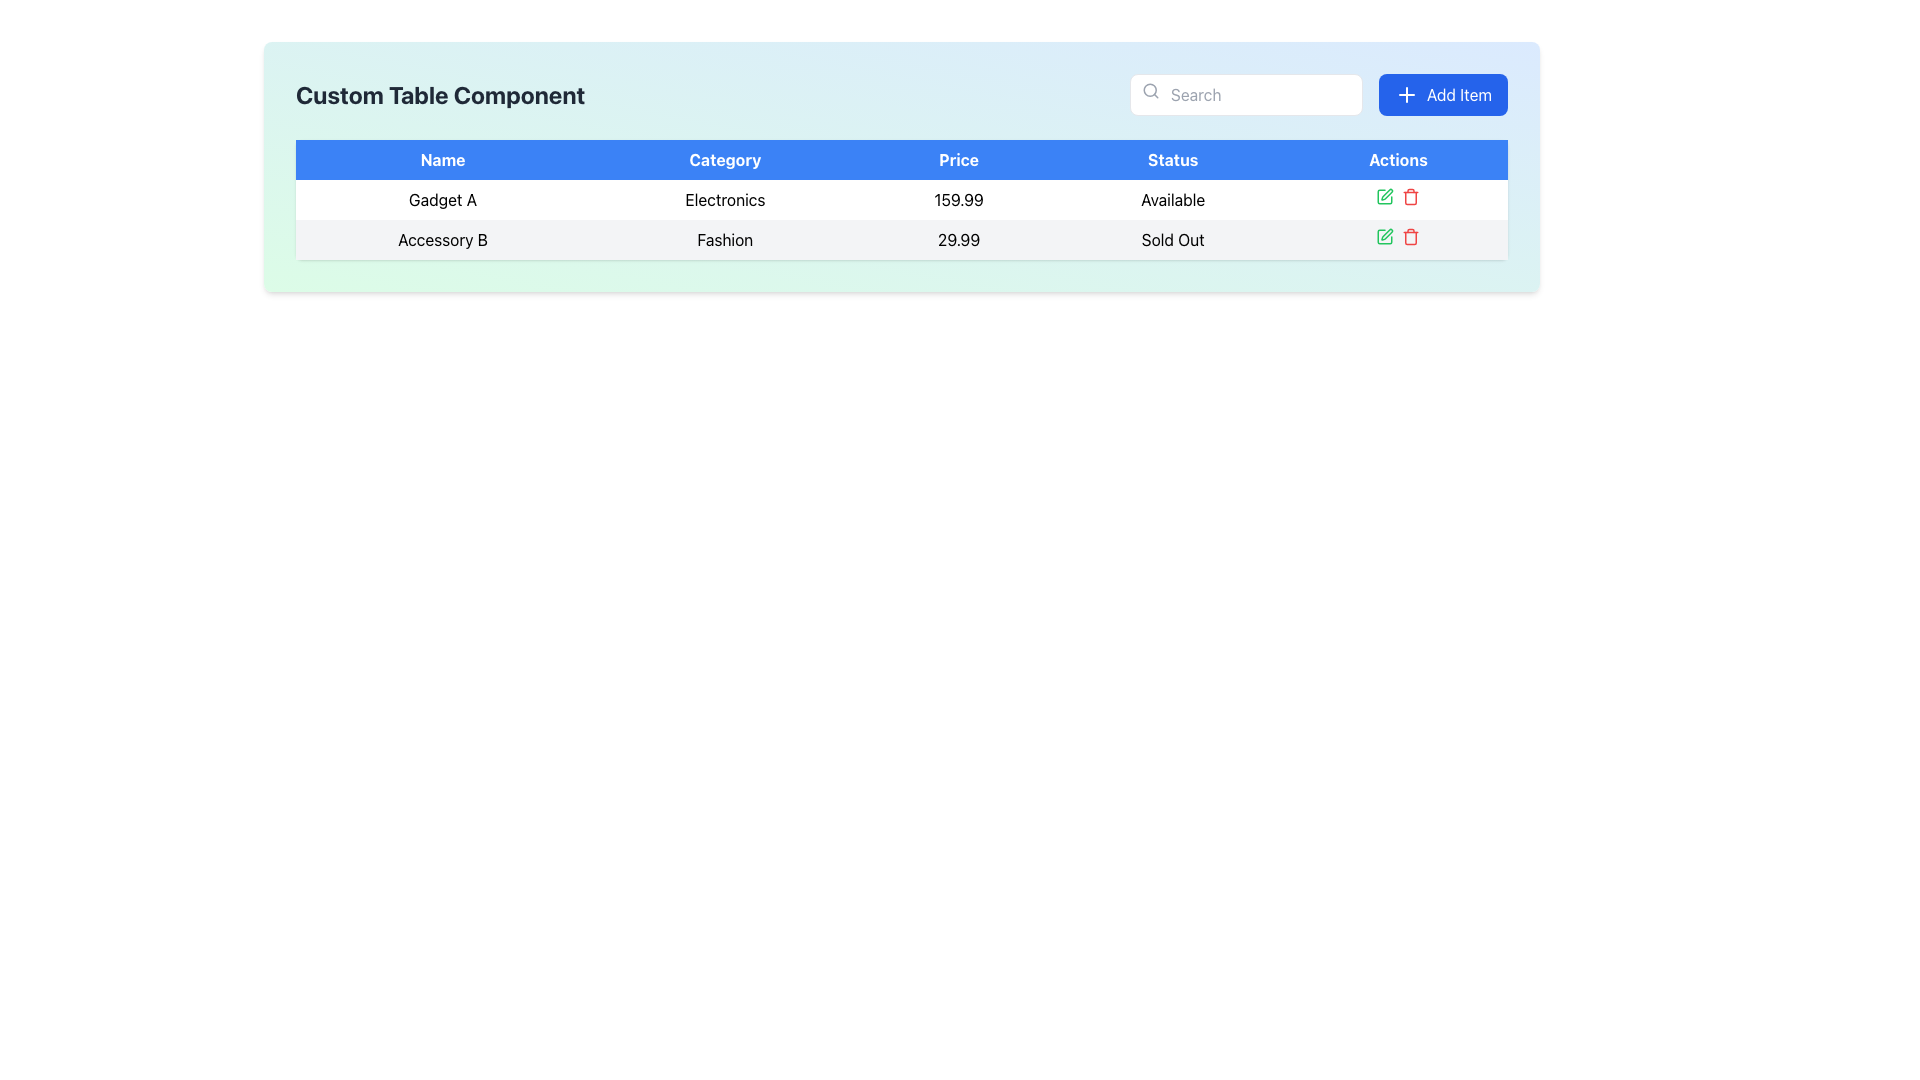 Image resolution: width=1920 pixels, height=1080 pixels. What do you see at coordinates (1384, 235) in the screenshot?
I see `the edit icon in the 'Actions' column for 'Accessory B' in the table, which indicates the action of editing` at bounding box center [1384, 235].